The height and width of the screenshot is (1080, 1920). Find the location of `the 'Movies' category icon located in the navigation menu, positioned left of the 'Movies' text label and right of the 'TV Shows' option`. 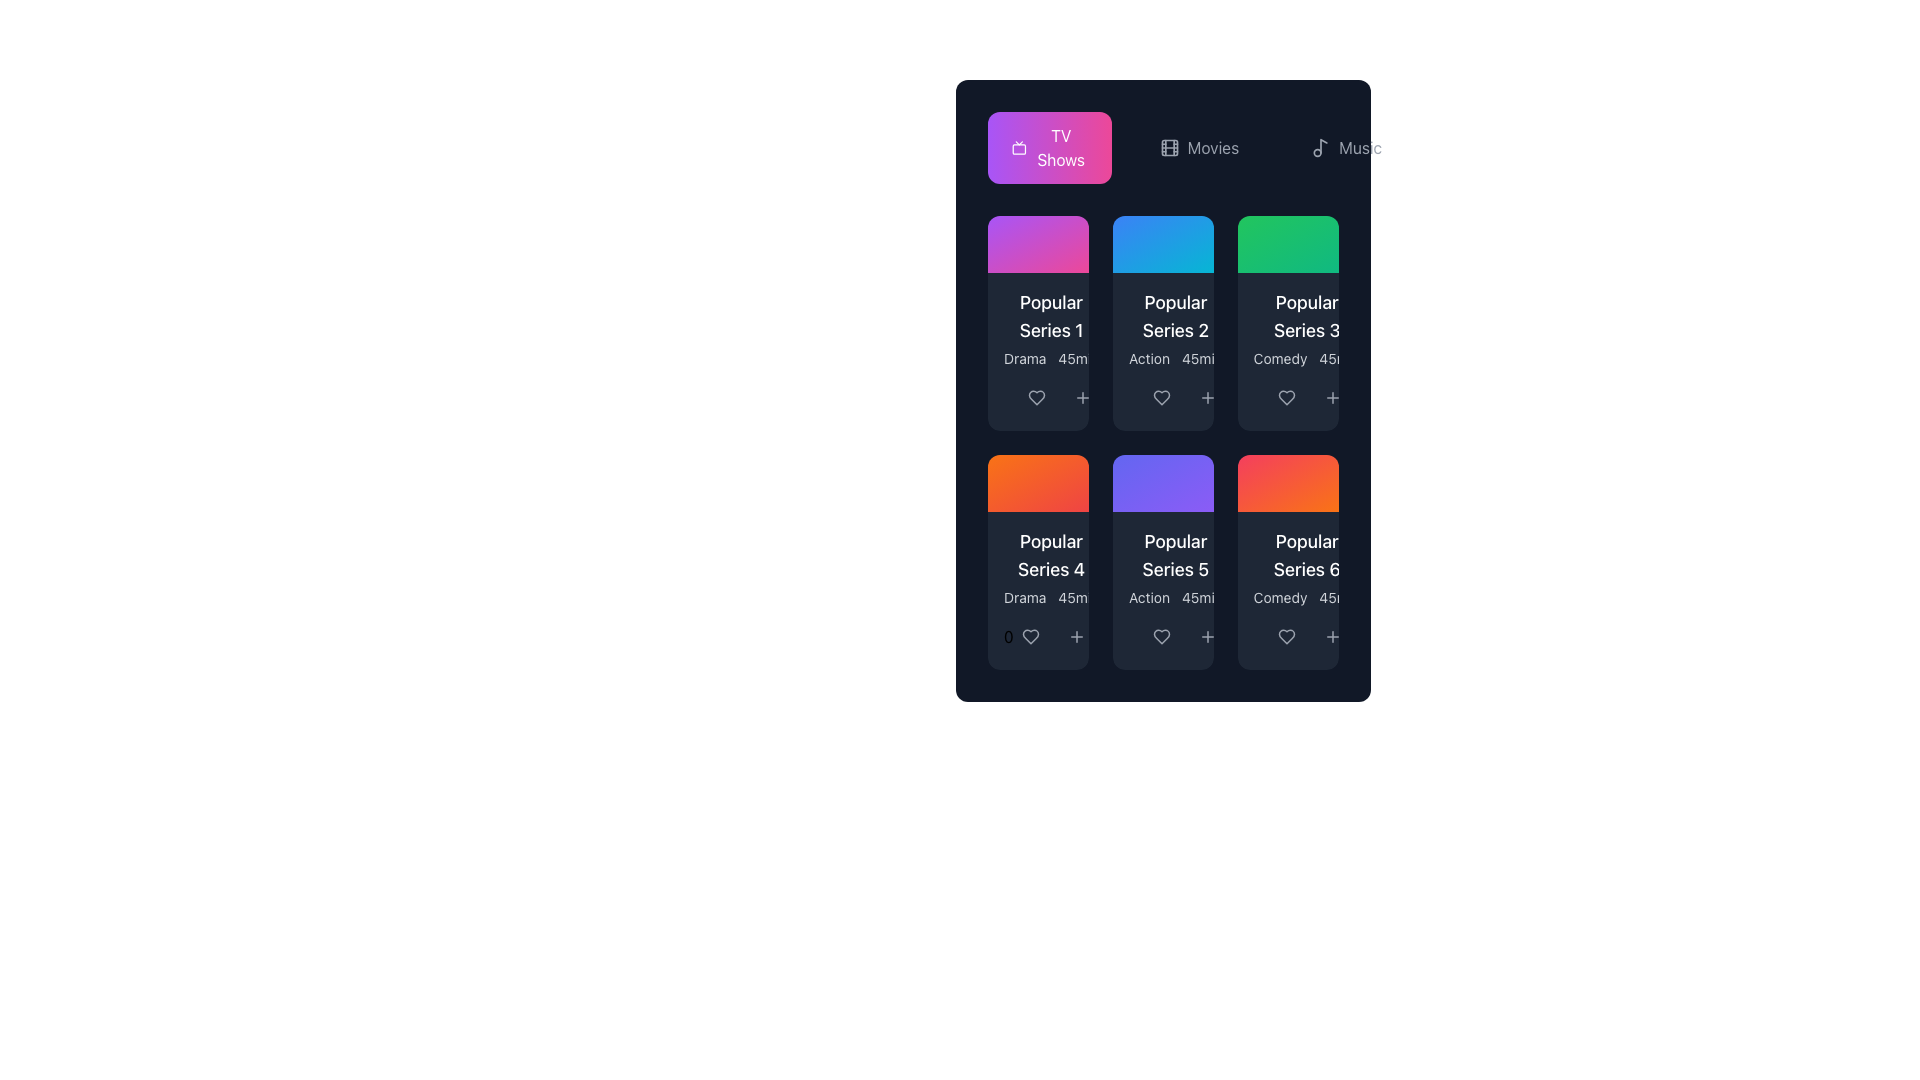

the 'Movies' category icon located in the navigation menu, positioned left of the 'Movies' text label and right of the 'TV Shows' option is located at coordinates (1169, 146).